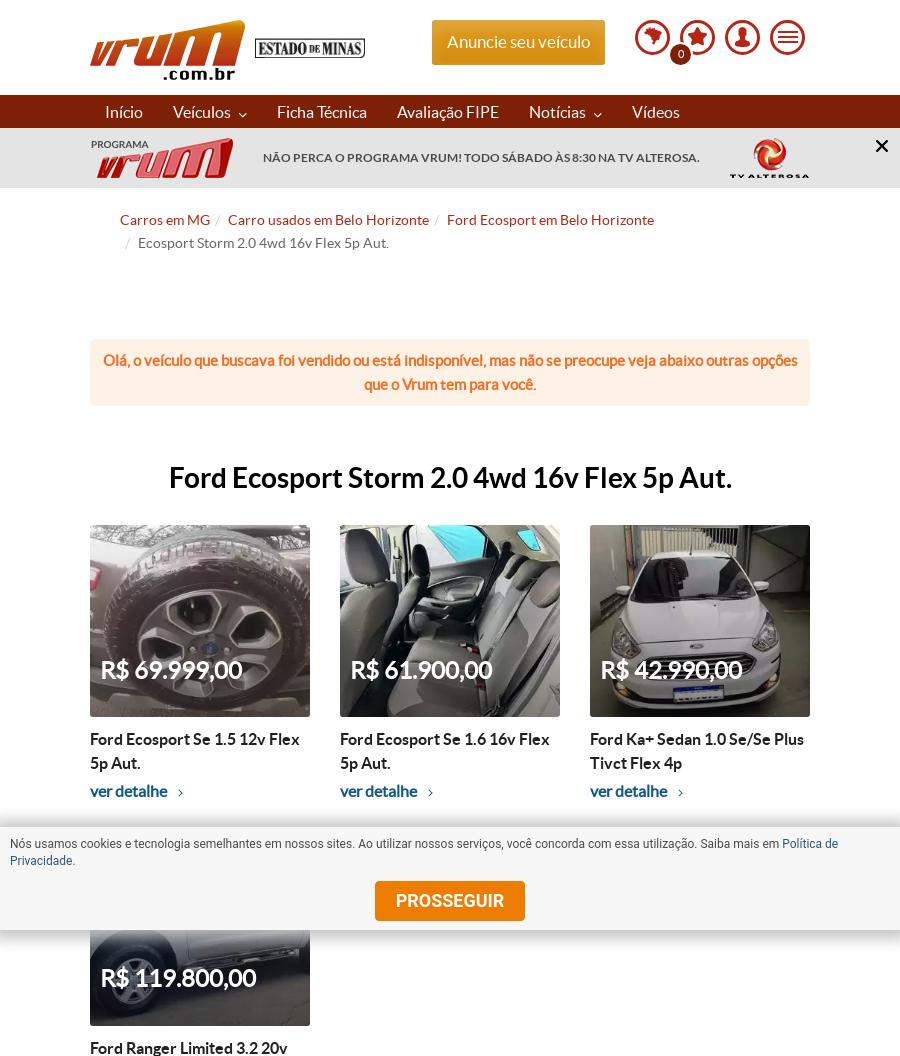 The image size is (900, 1056). Describe the element at coordinates (421, 669) in the screenshot. I see `'R$ 61.900,00'` at that location.